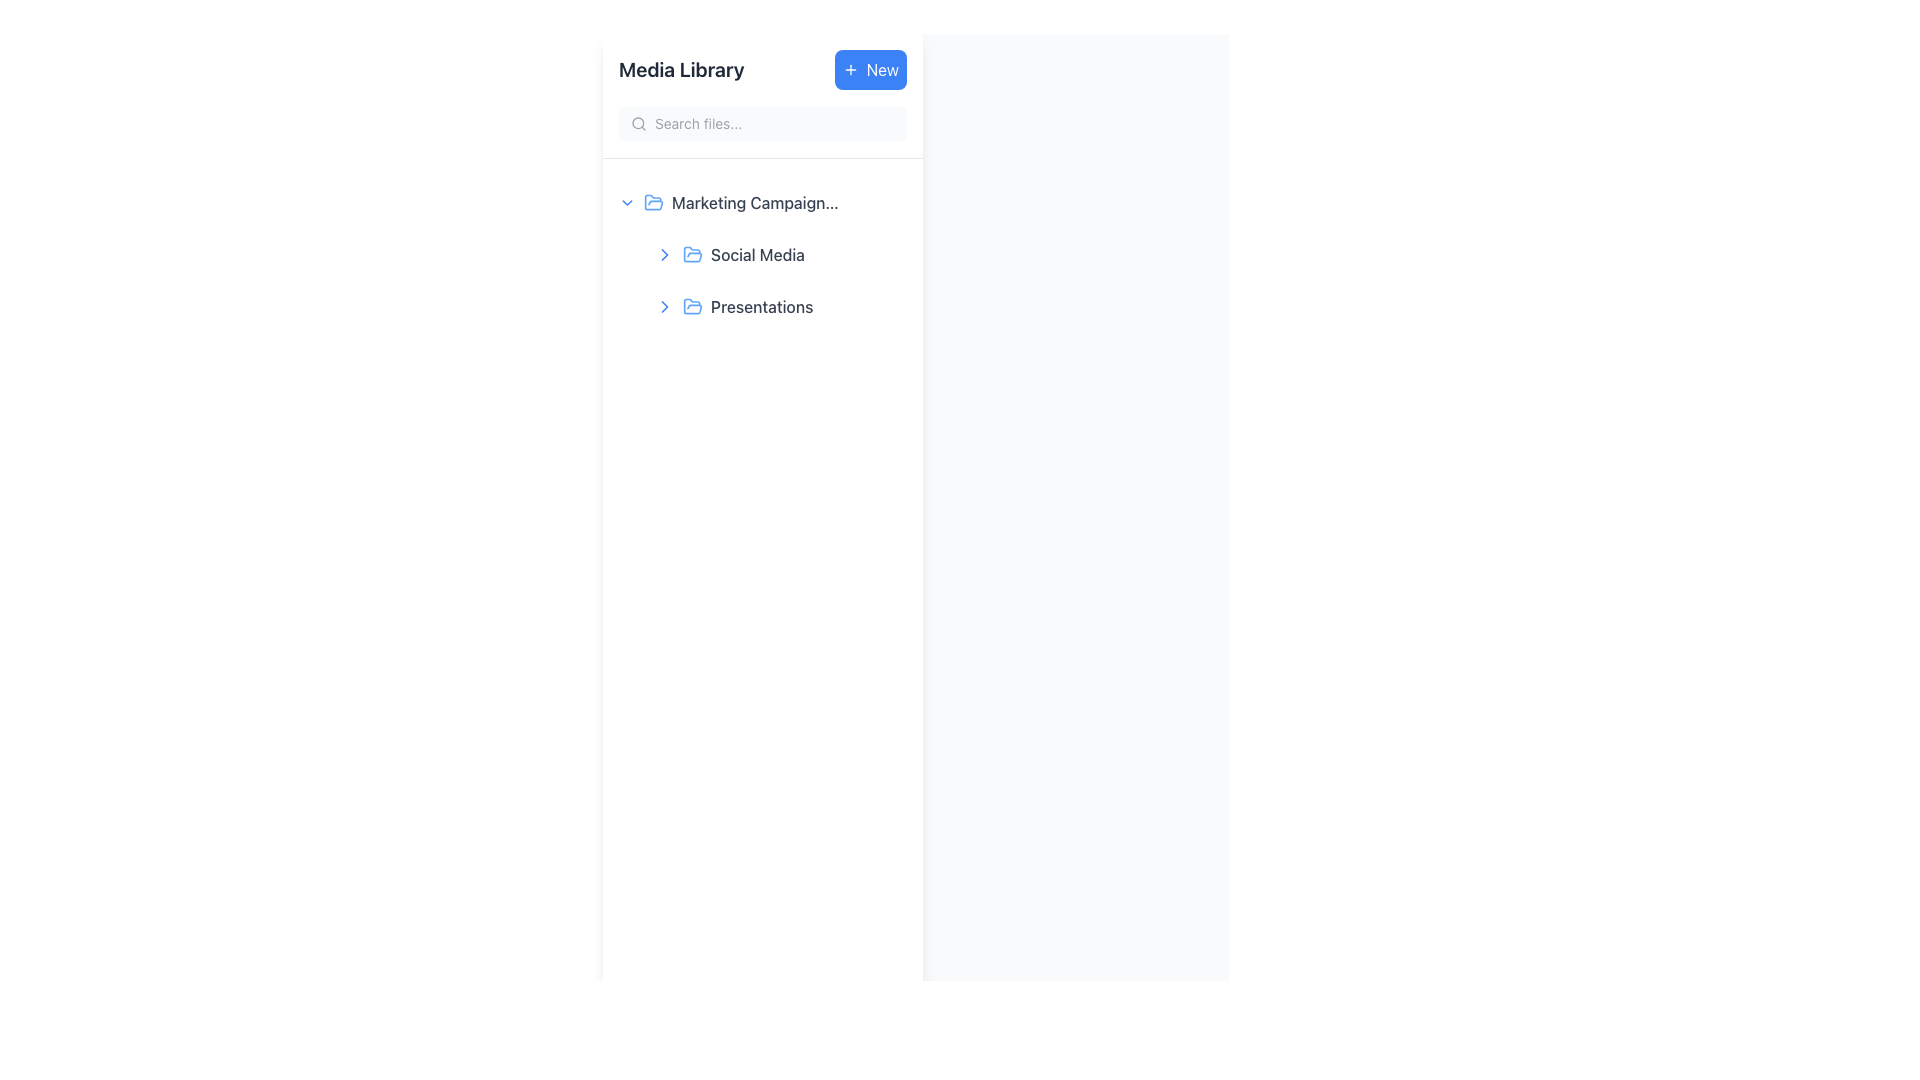 Image resolution: width=1920 pixels, height=1080 pixels. What do you see at coordinates (692, 307) in the screenshot?
I see `the light blue folder icon positioned to the left of the 'Presentations' text, which is the second element to the right of a chevron down arrow icon` at bounding box center [692, 307].